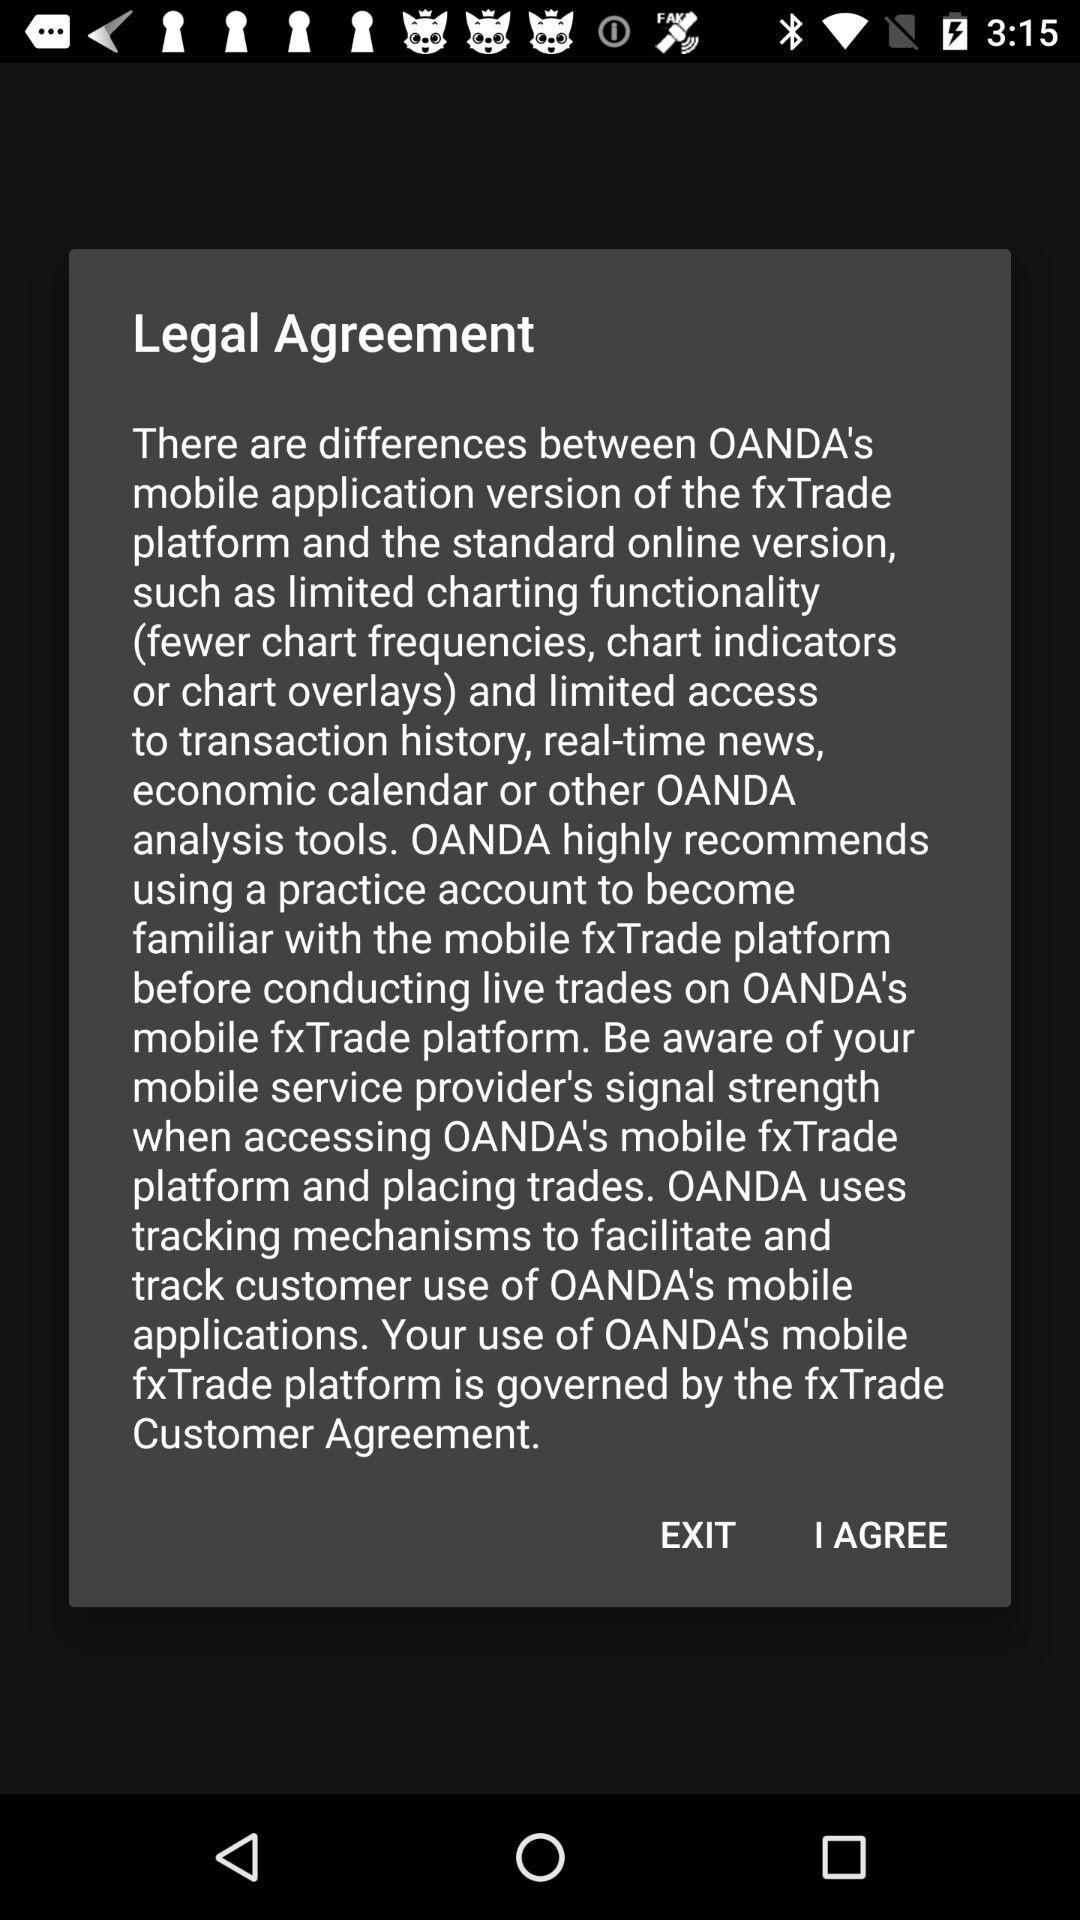 Image resolution: width=1080 pixels, height=1920 pixels. Describe the element at coordinates (879, 1532) in the screenshot. I see `the i agree` at that location.